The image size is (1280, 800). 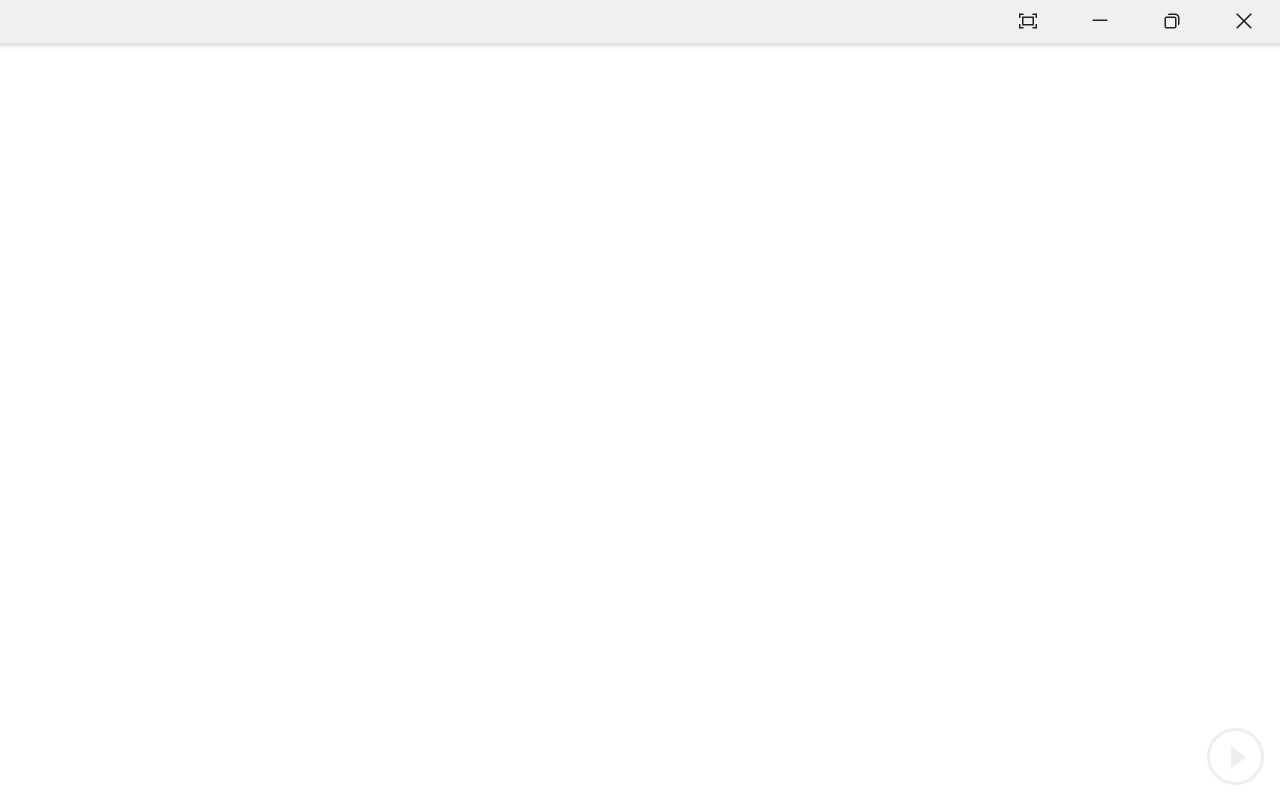 What do you see at coordinates (1099, 21) in the screenshot?
I see `'Minimize'` at bounding box center [1099, 21].